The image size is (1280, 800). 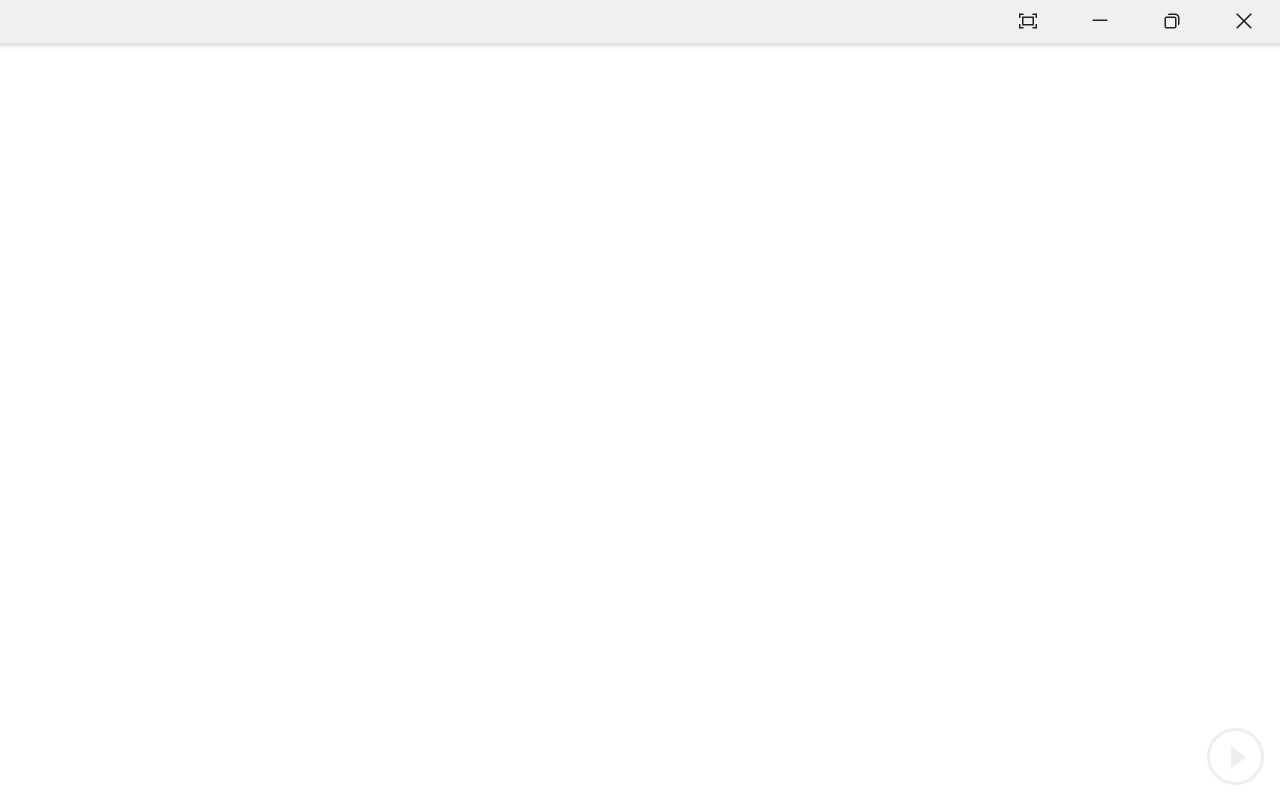 What do you see at coordinates (1099, 21) in the screenshot?
I see `'Minimize'` at bounding box center [1099, 21].